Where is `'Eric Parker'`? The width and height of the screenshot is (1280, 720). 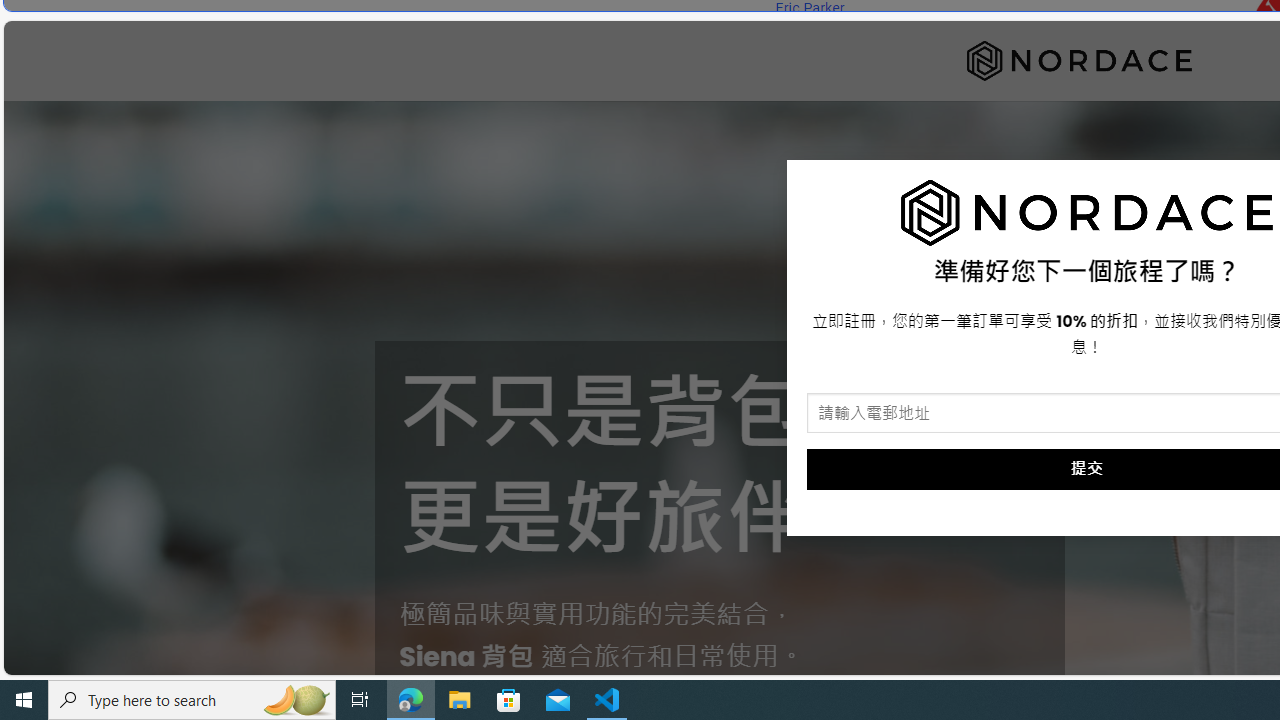
'Eric Parker' is located at coordinates (809, 8).